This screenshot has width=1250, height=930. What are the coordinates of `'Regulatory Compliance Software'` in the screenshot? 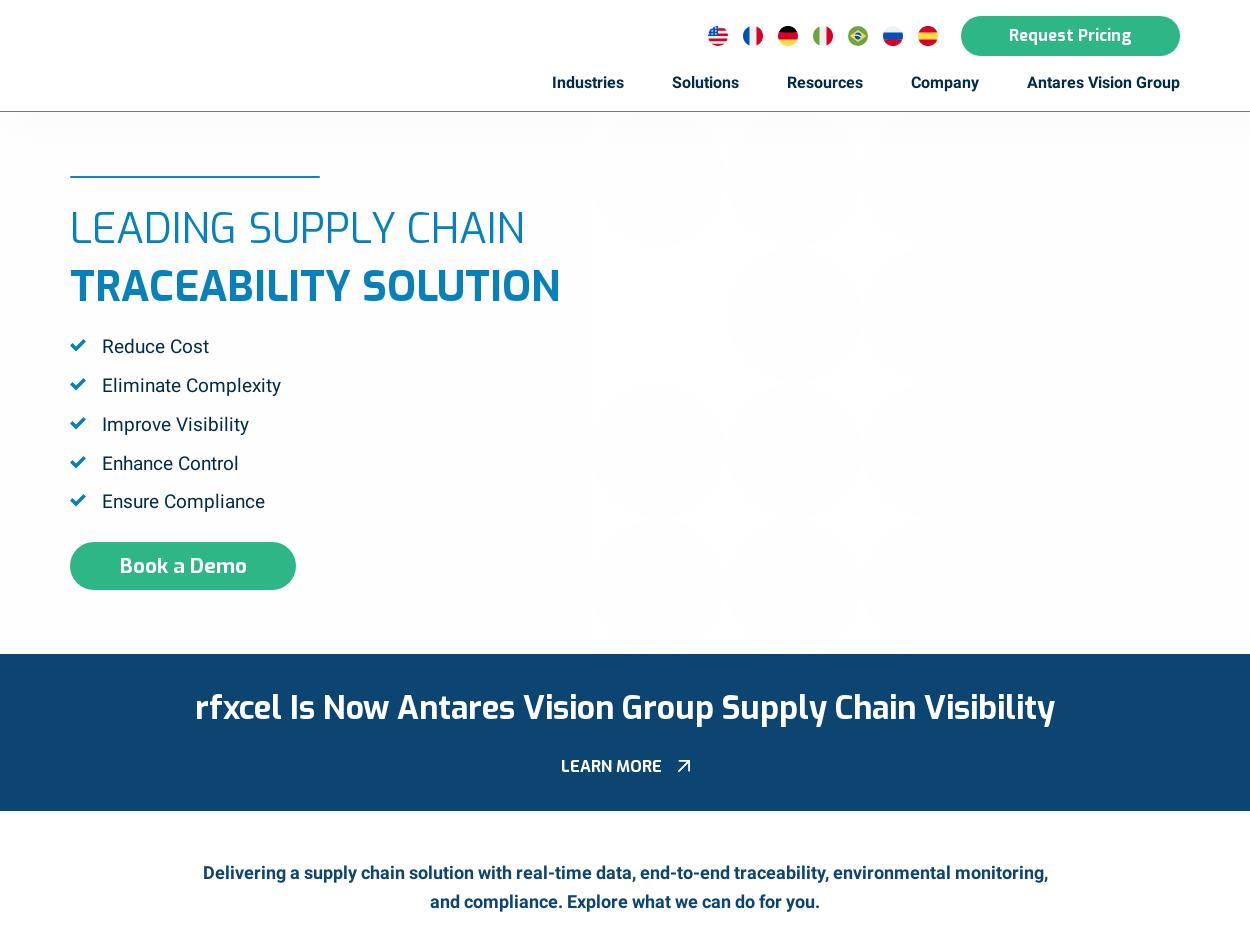 It's located at (686, 158).